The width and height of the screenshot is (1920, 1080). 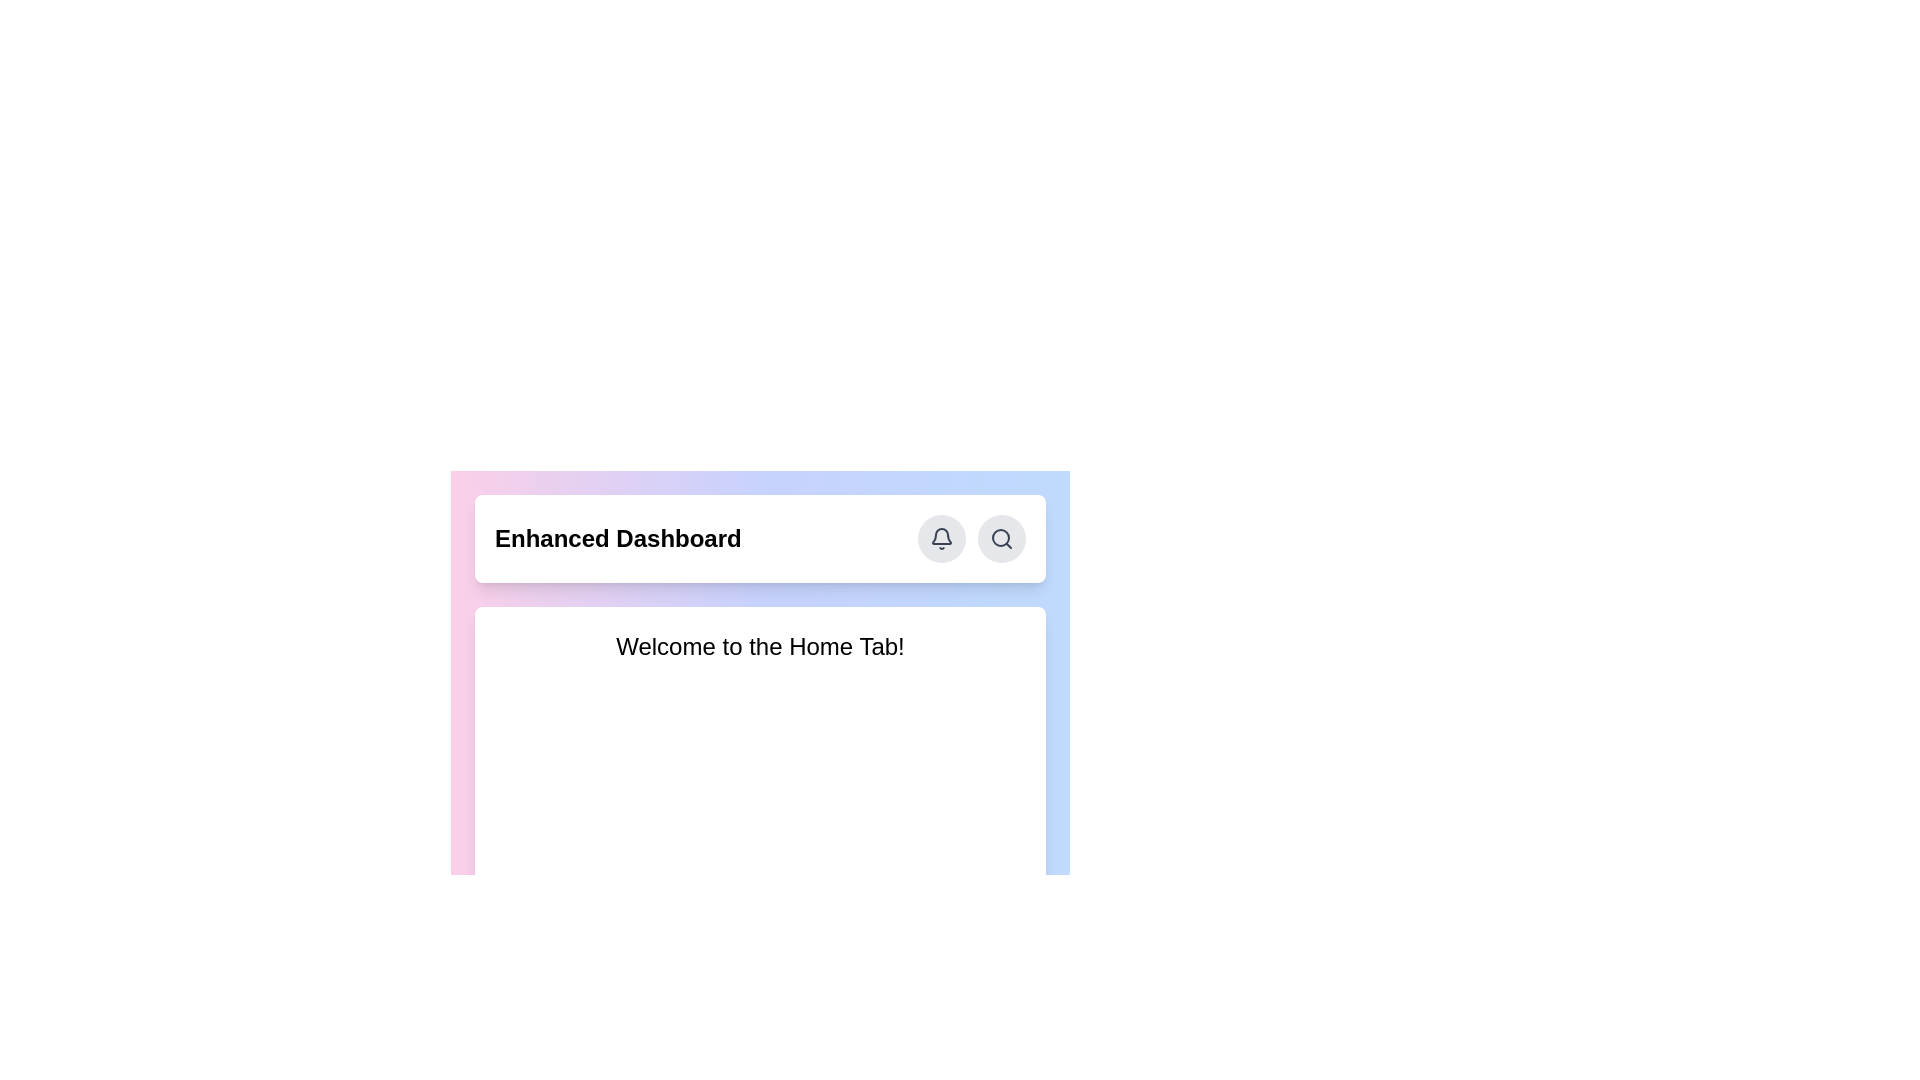 What do you see at coordinates (940, 538) in the screenshot?
I see `the Icon button located in the top-right corner of the main interface section` at bounding box center [940, 538].